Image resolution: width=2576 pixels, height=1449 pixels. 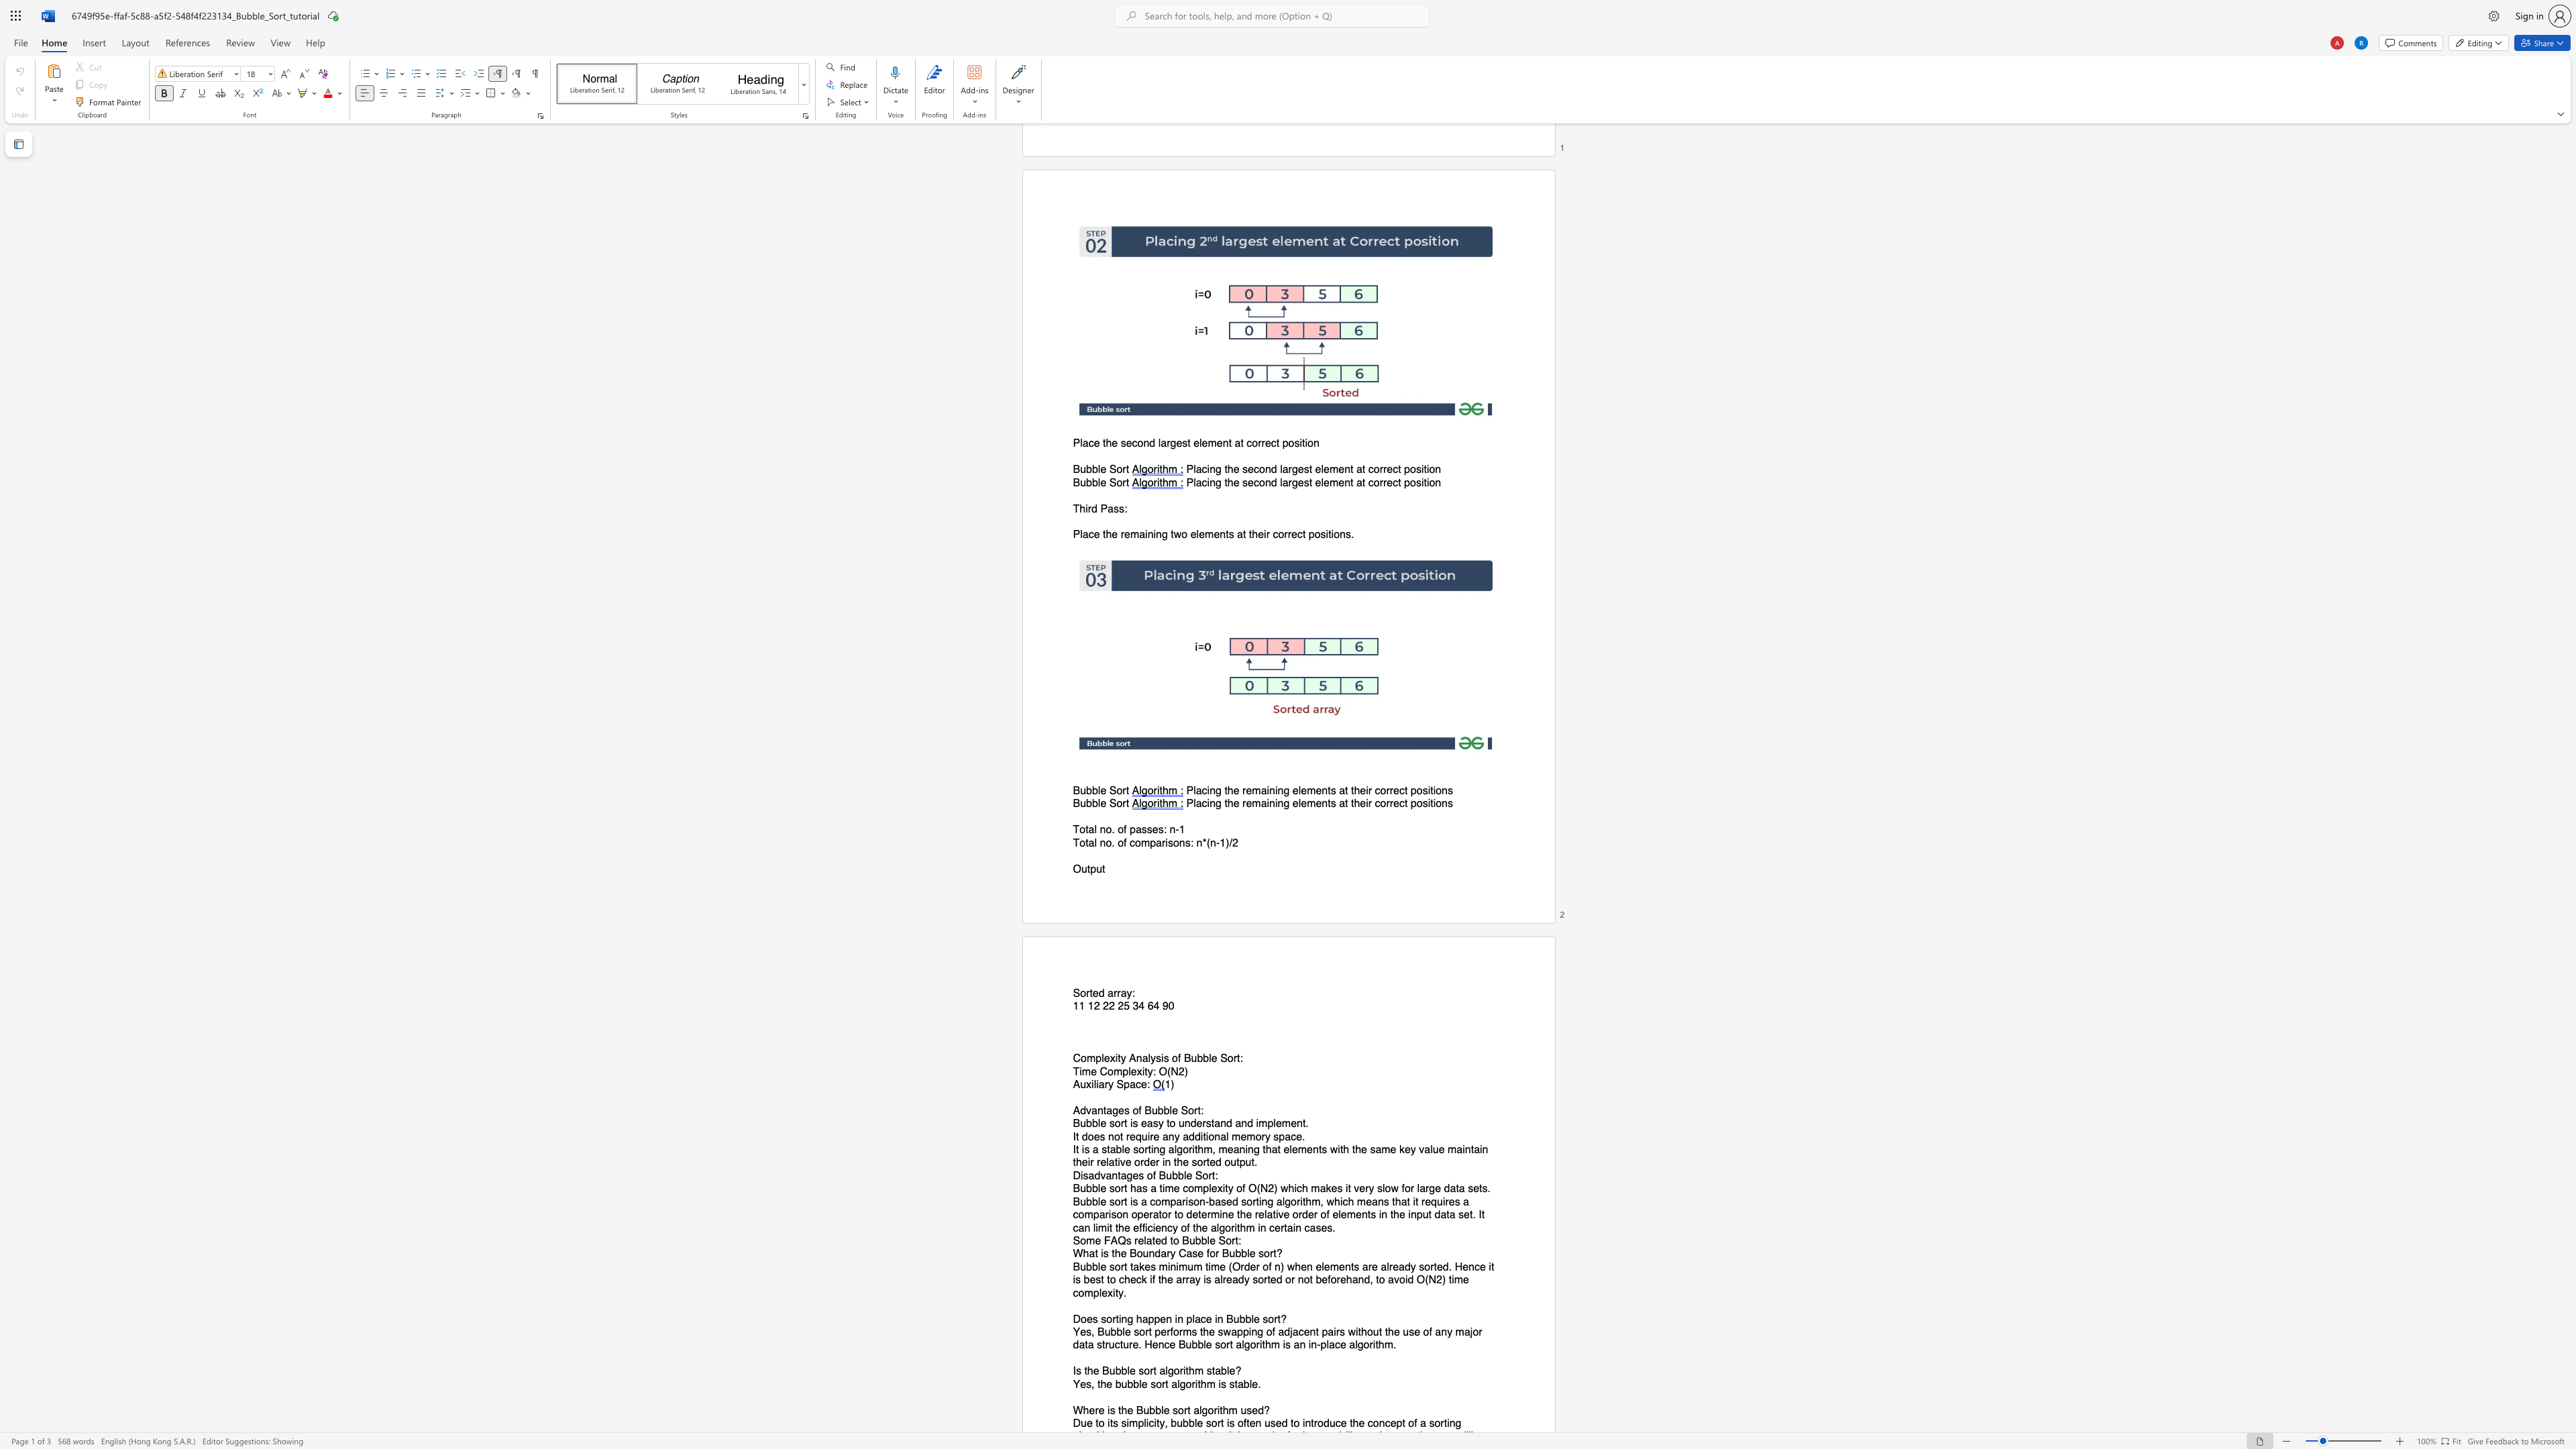 What do you see at coordinates (1477, 1187) in the screenshot?
I see `the subset text "ts" within the text "for large data sets."` at bounding box center [1477, 1187].